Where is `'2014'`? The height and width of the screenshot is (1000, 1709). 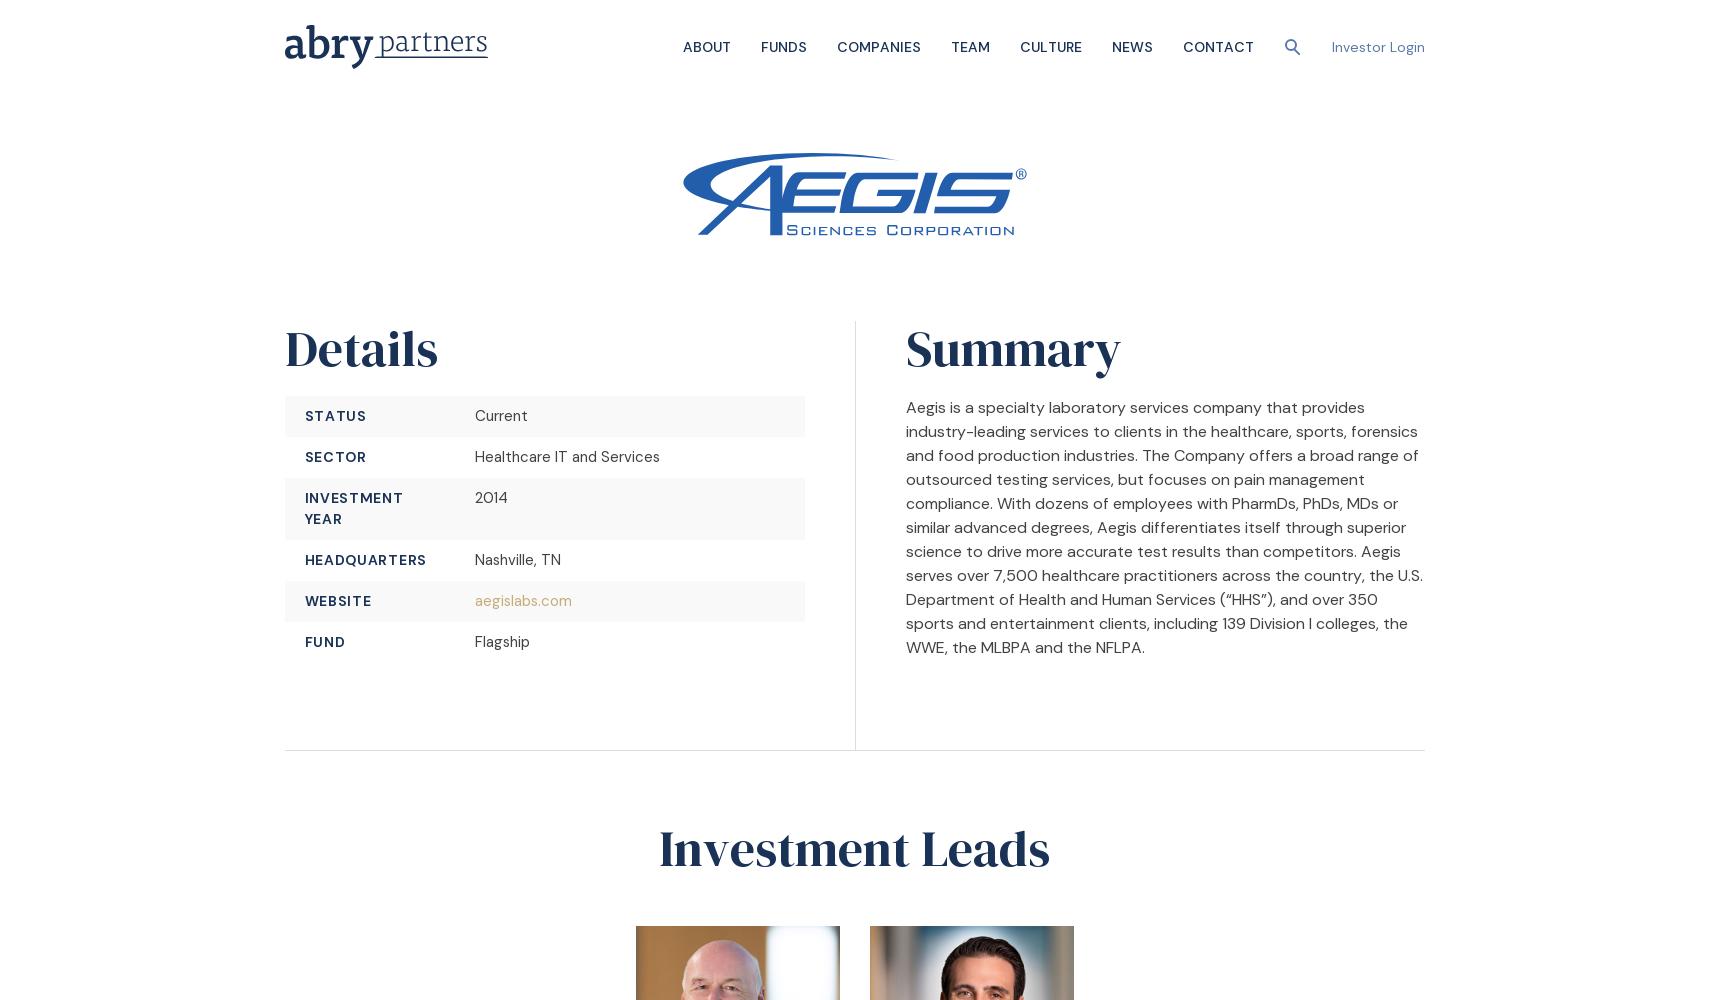 '2014' is located at coordinates (489, 497).